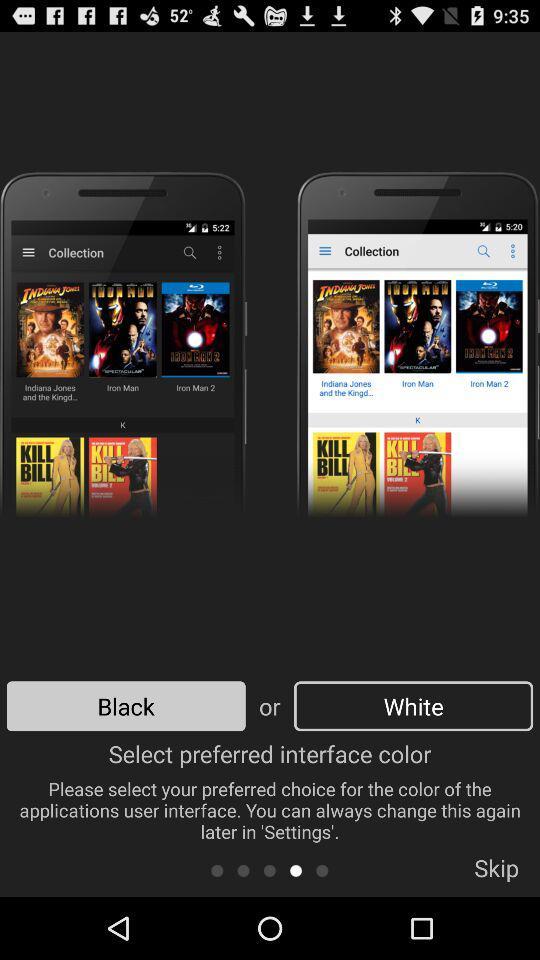  I want to click on the icon to the left of skip item, so click(322, 869).